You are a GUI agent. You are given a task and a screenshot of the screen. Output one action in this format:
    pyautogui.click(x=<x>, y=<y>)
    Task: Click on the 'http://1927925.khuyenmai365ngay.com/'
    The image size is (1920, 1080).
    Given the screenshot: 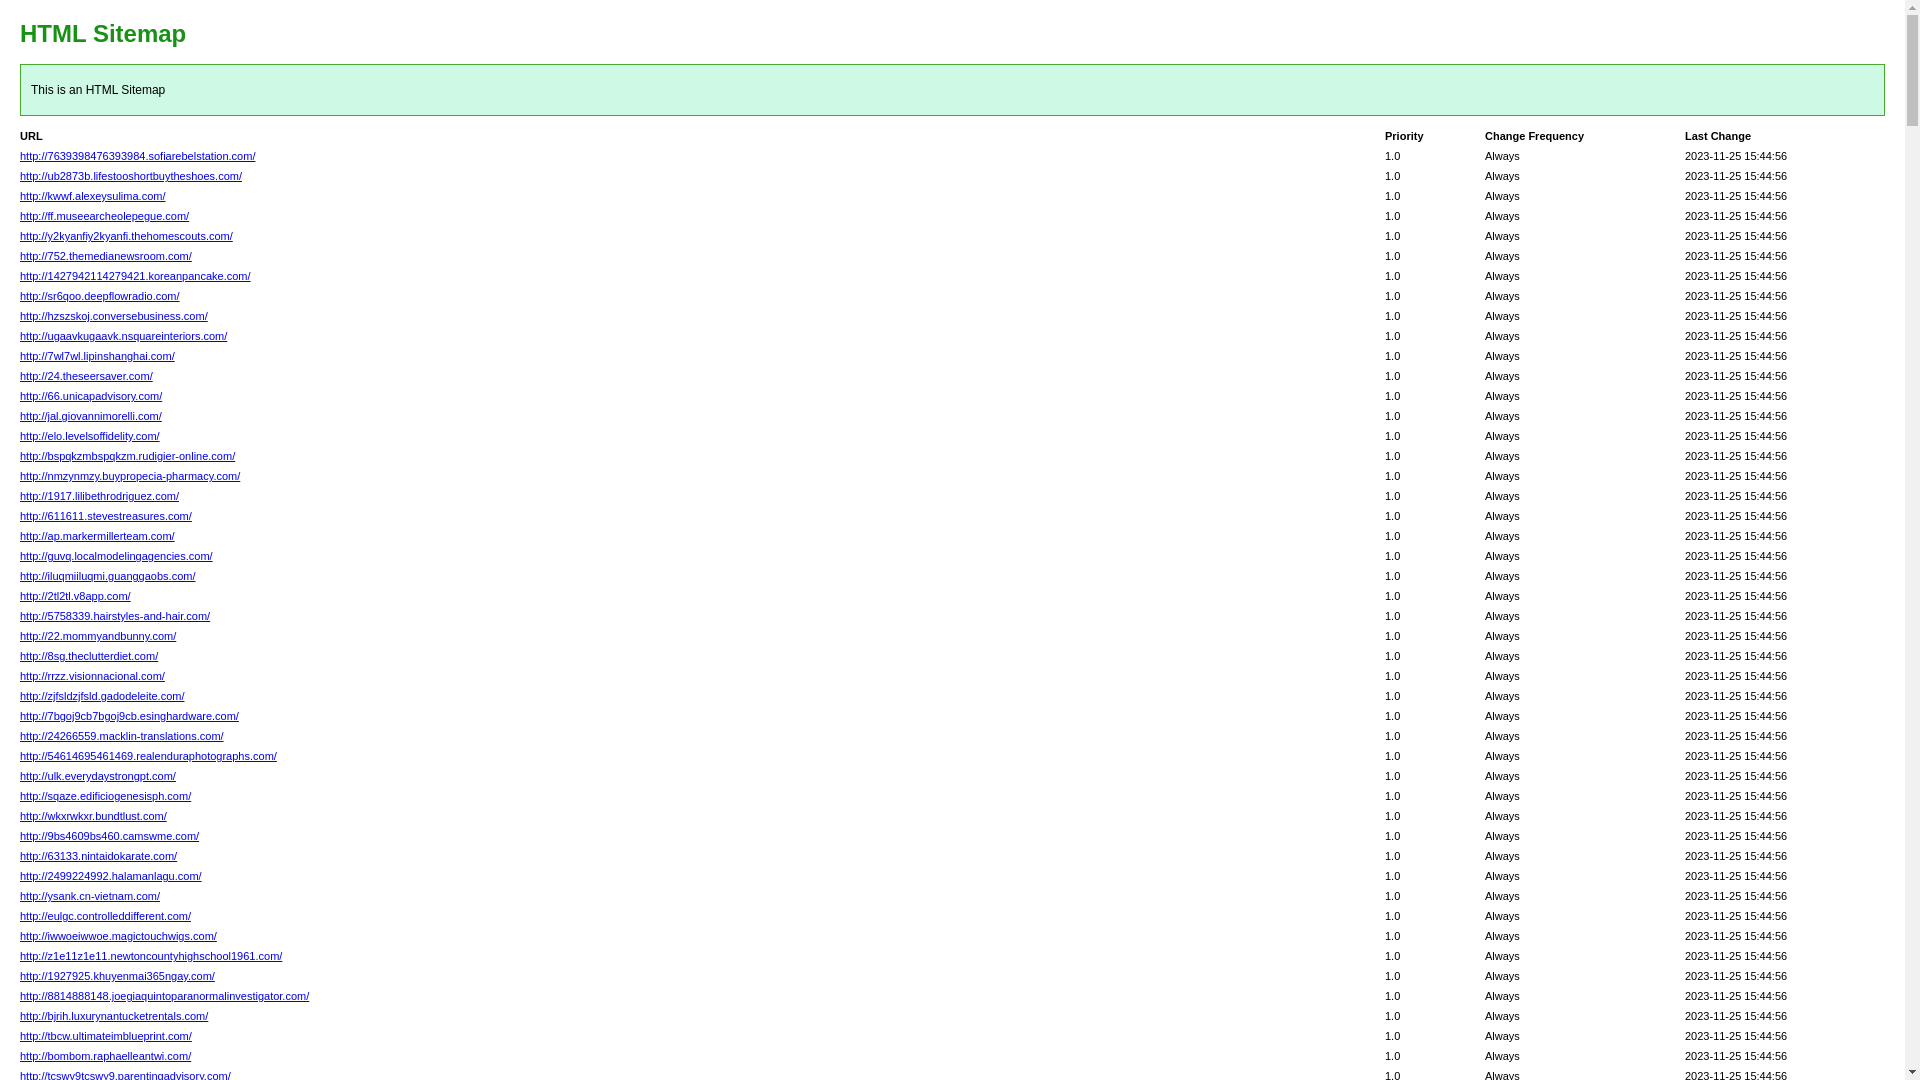 What is the action you would take?
    pyautogui.click(x=116, y=974)
    